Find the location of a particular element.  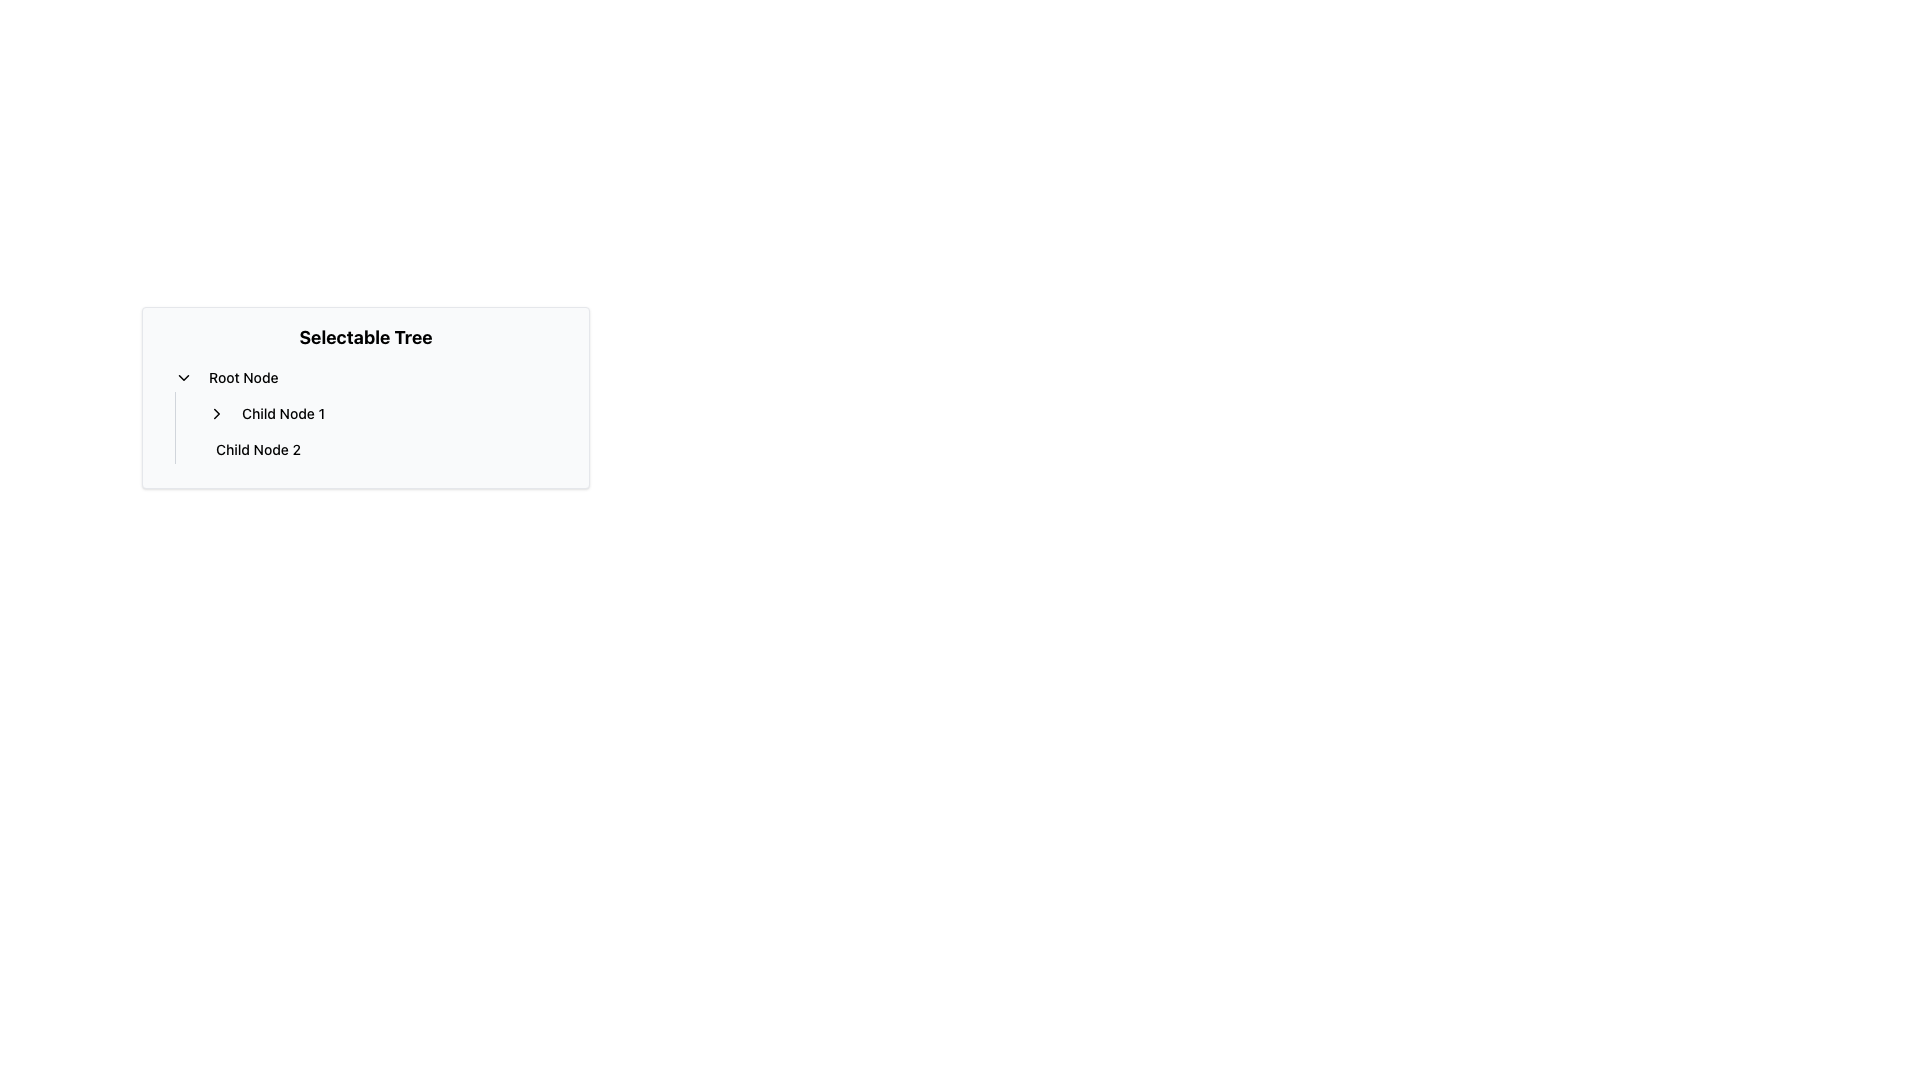

the chevron-down icon next to 'Root Node' is located at coordinates (183, 378).